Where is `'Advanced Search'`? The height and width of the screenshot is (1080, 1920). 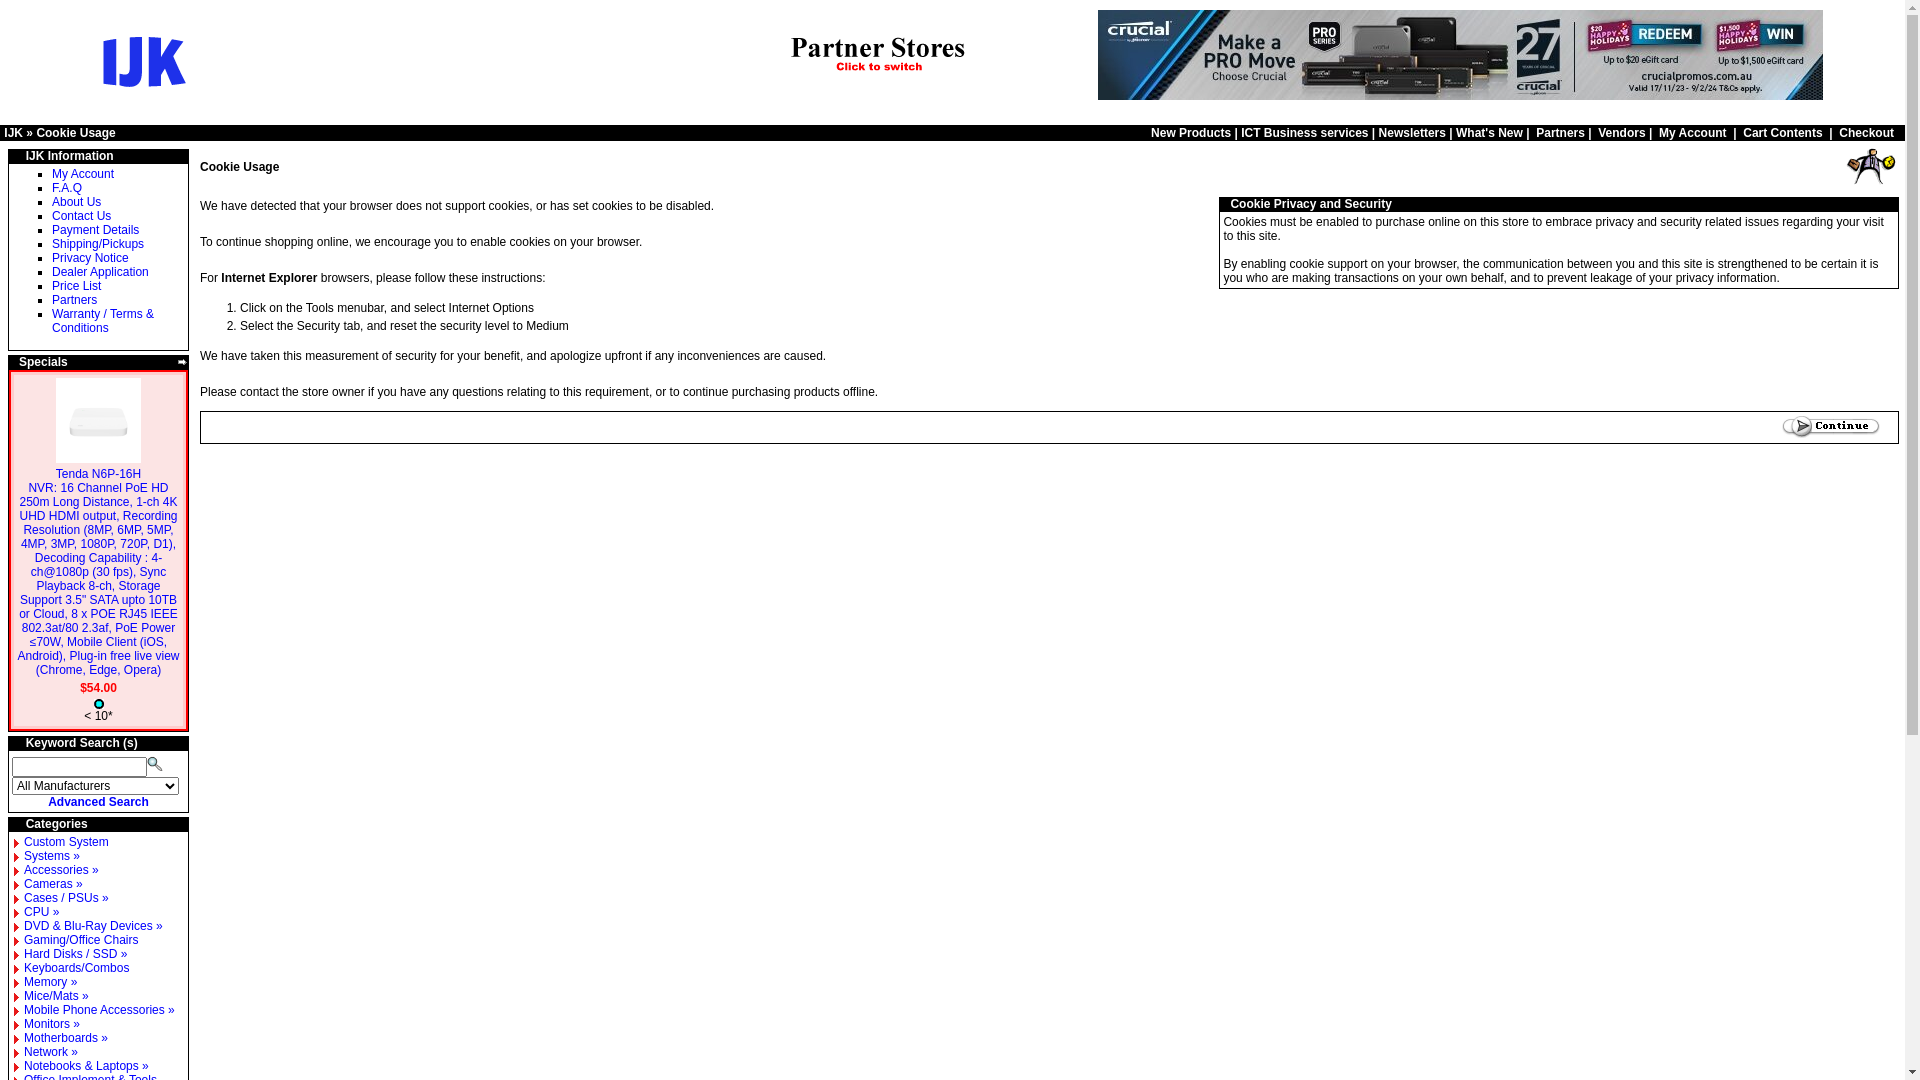
'Advanced Search' is located at coordinates (97, 801).